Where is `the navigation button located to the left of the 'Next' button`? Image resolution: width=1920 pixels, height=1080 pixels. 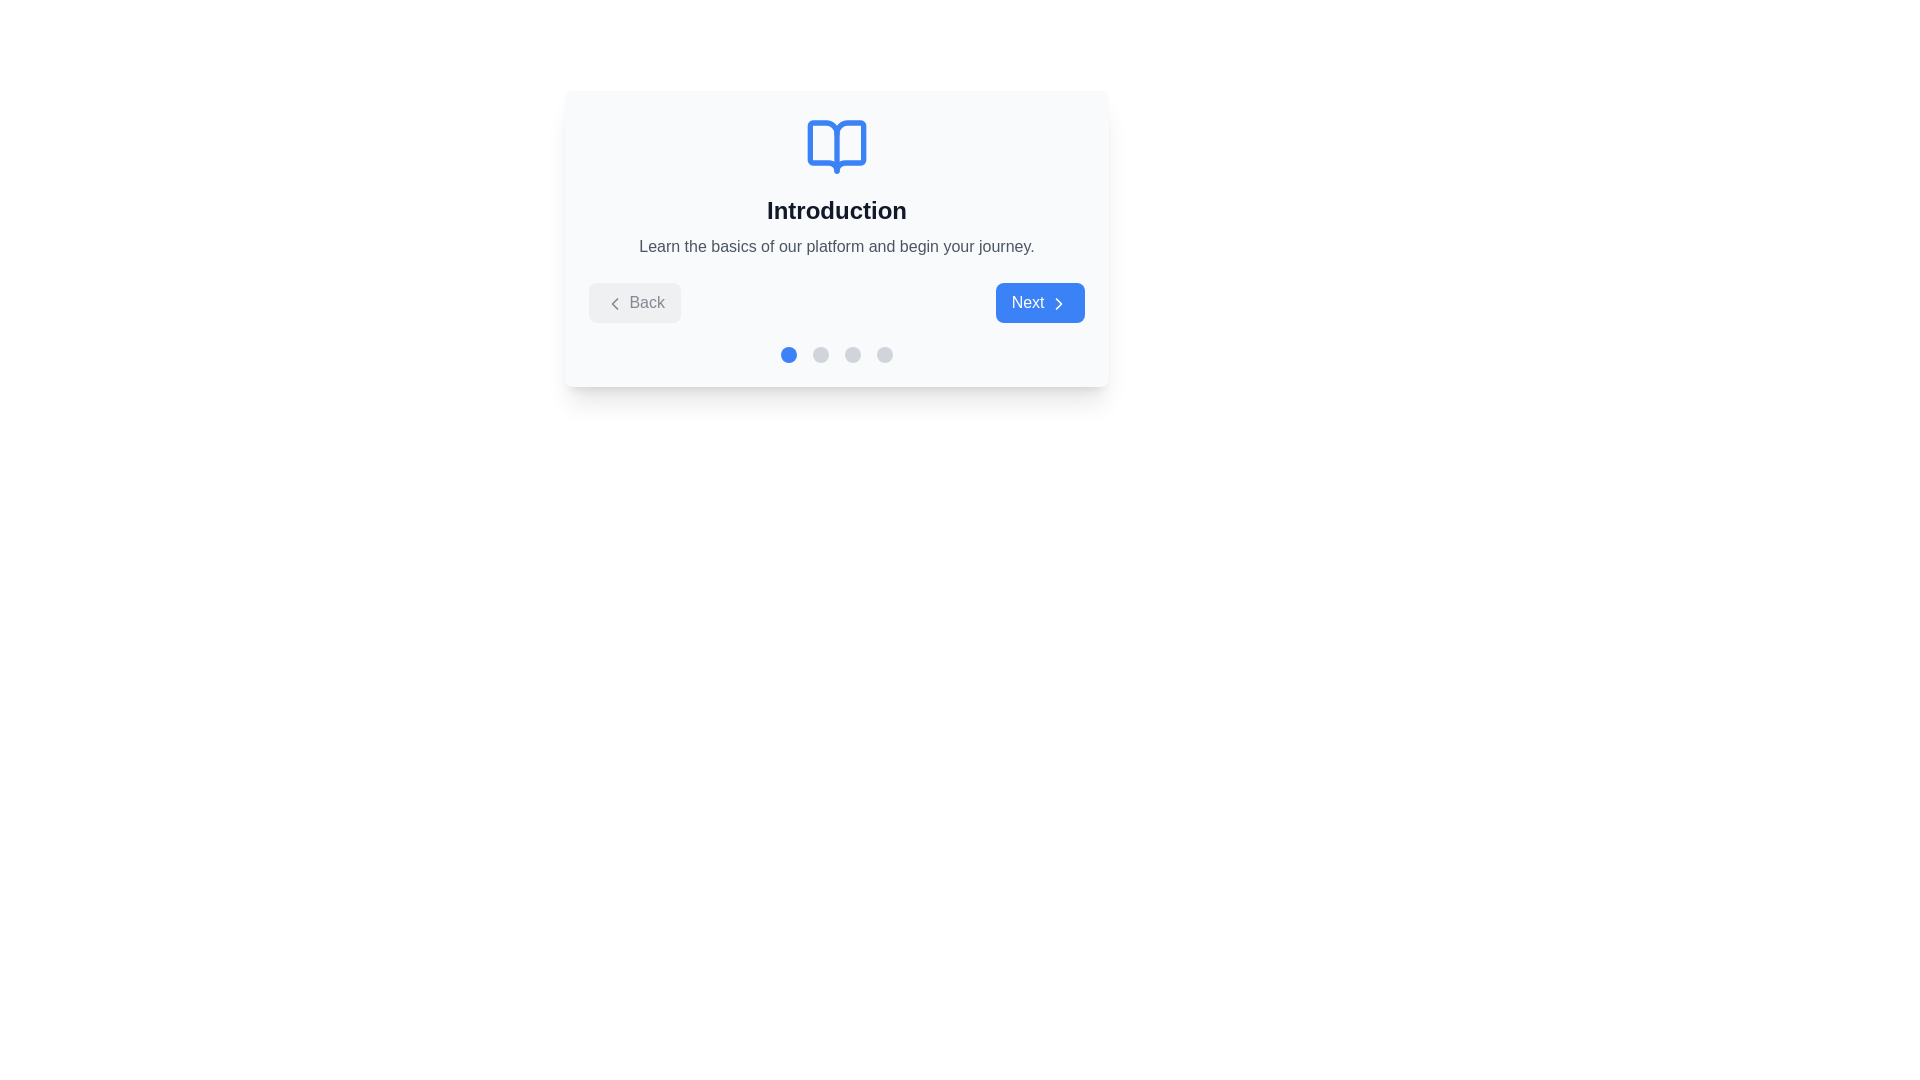 the navigation button located to the left of the 'Next' button is located at coordinates (633, 303).